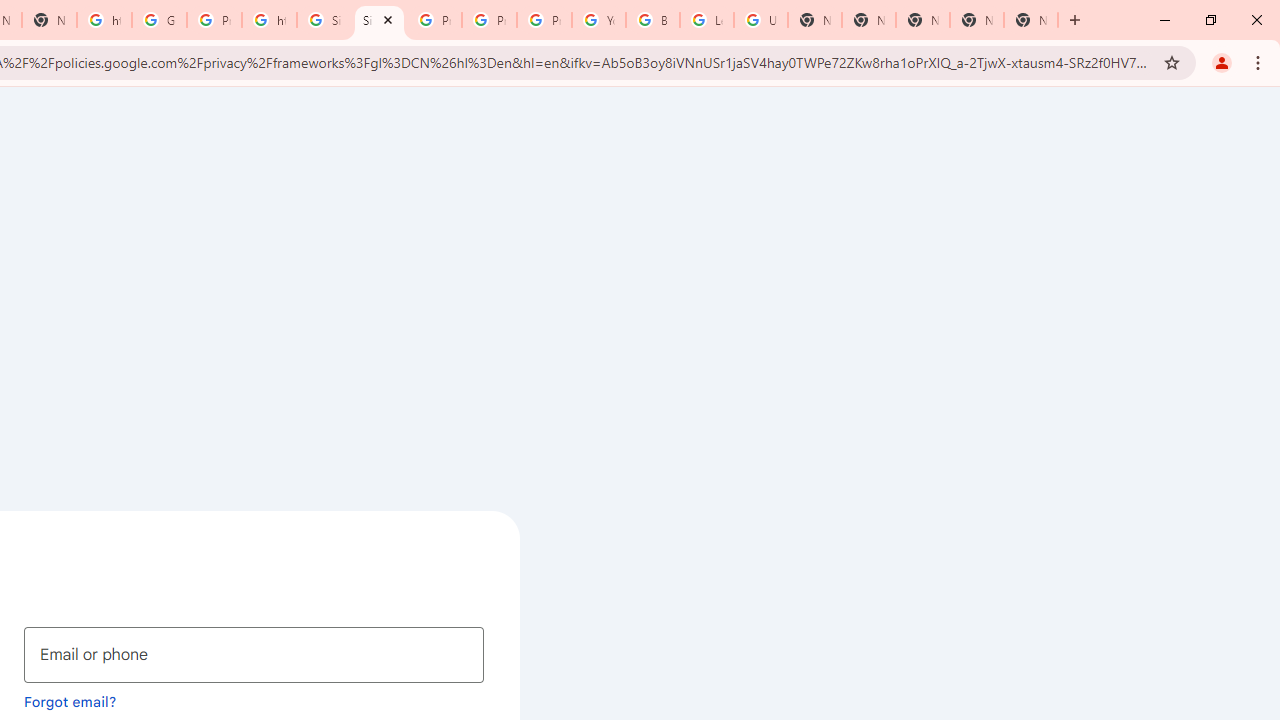 Image resolution: width=1280 pixels, height=720 pixels. Describe the element at coordinates (253, 654) in the screenshot. I see `'Email or phone'` at that location.